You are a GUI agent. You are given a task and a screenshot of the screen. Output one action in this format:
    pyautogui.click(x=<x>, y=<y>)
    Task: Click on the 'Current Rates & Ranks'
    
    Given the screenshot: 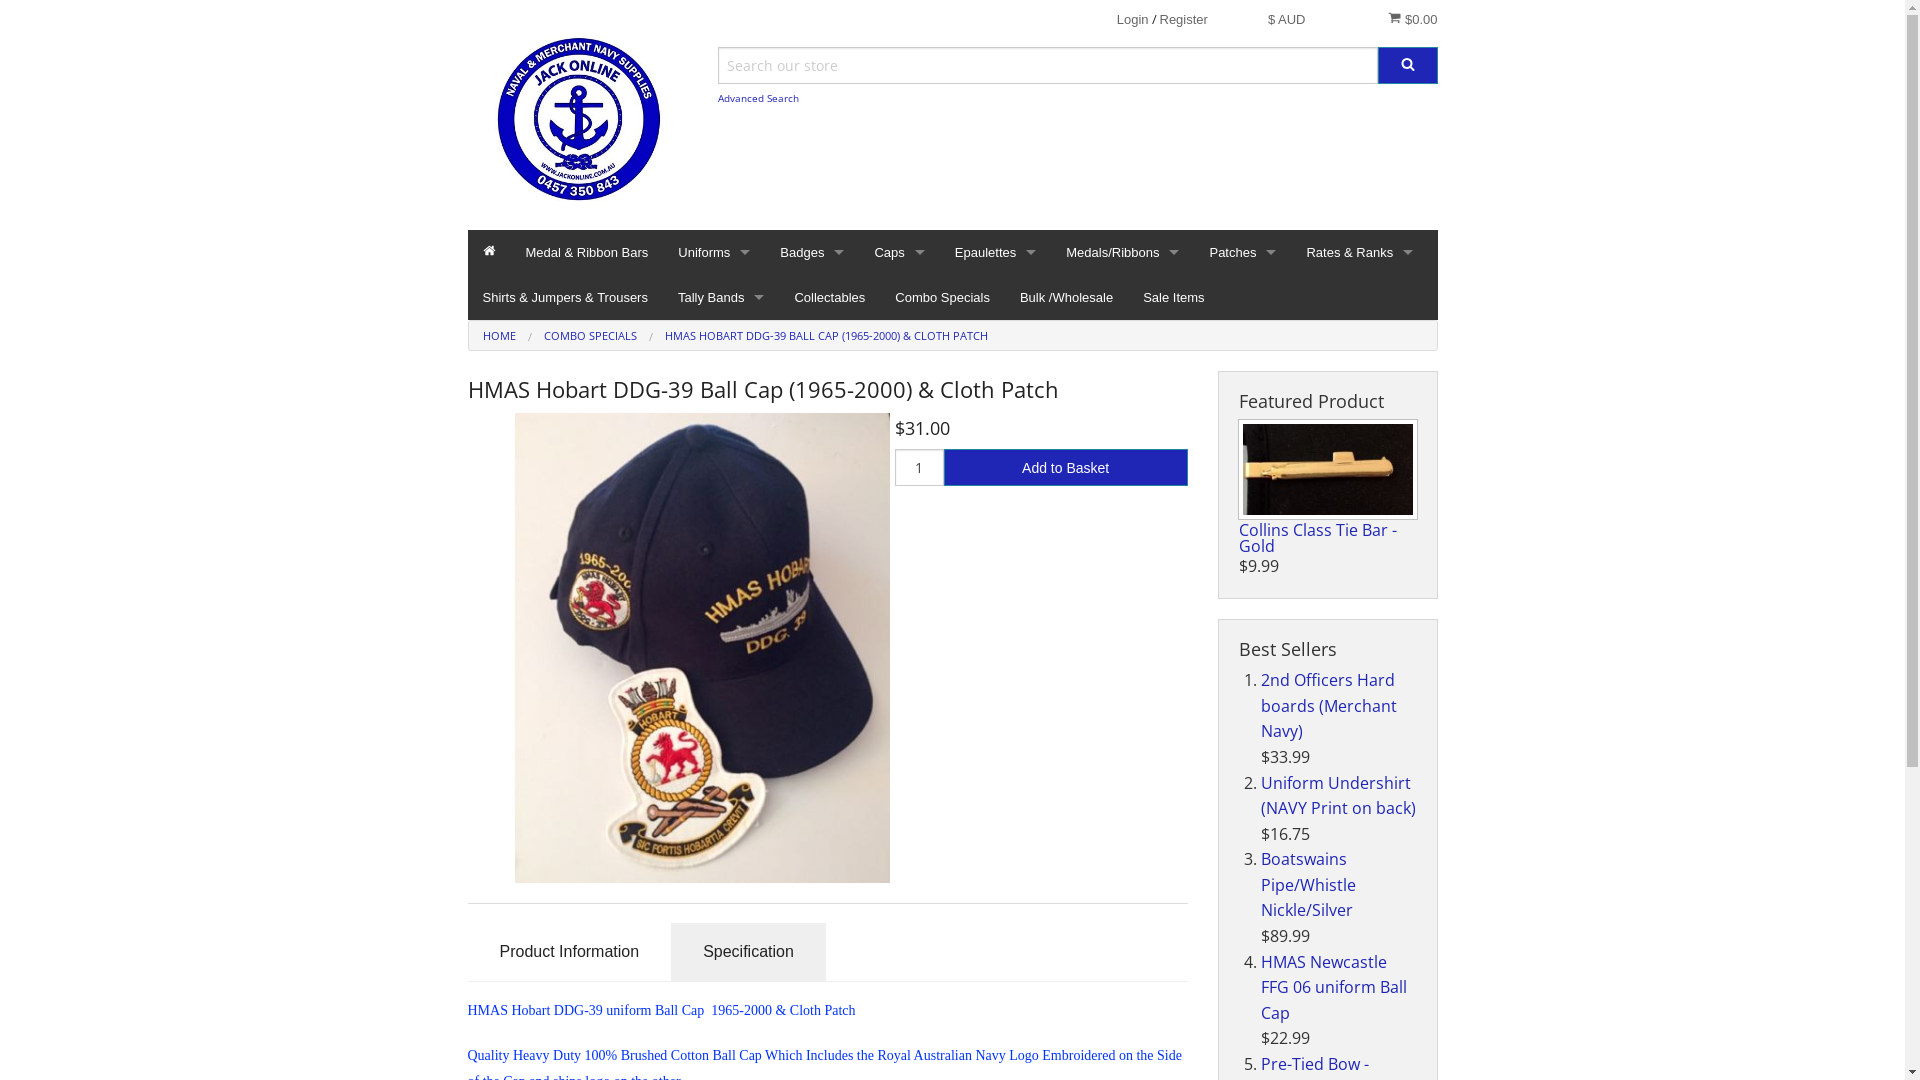 What is the action you would take?
    pyautogui.click(x=1291, y=367)
    